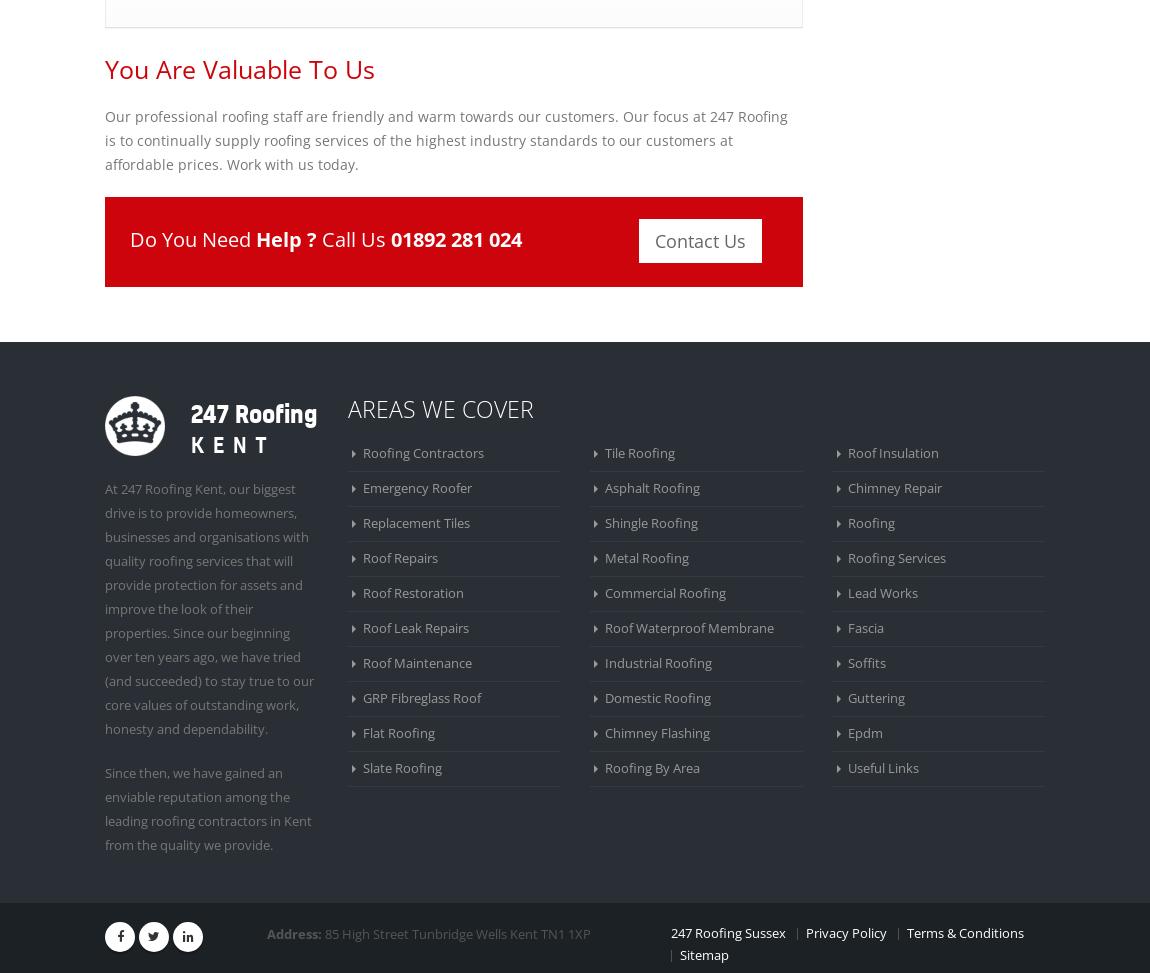  I want to click on '01892 281 024', so click(456, 238).